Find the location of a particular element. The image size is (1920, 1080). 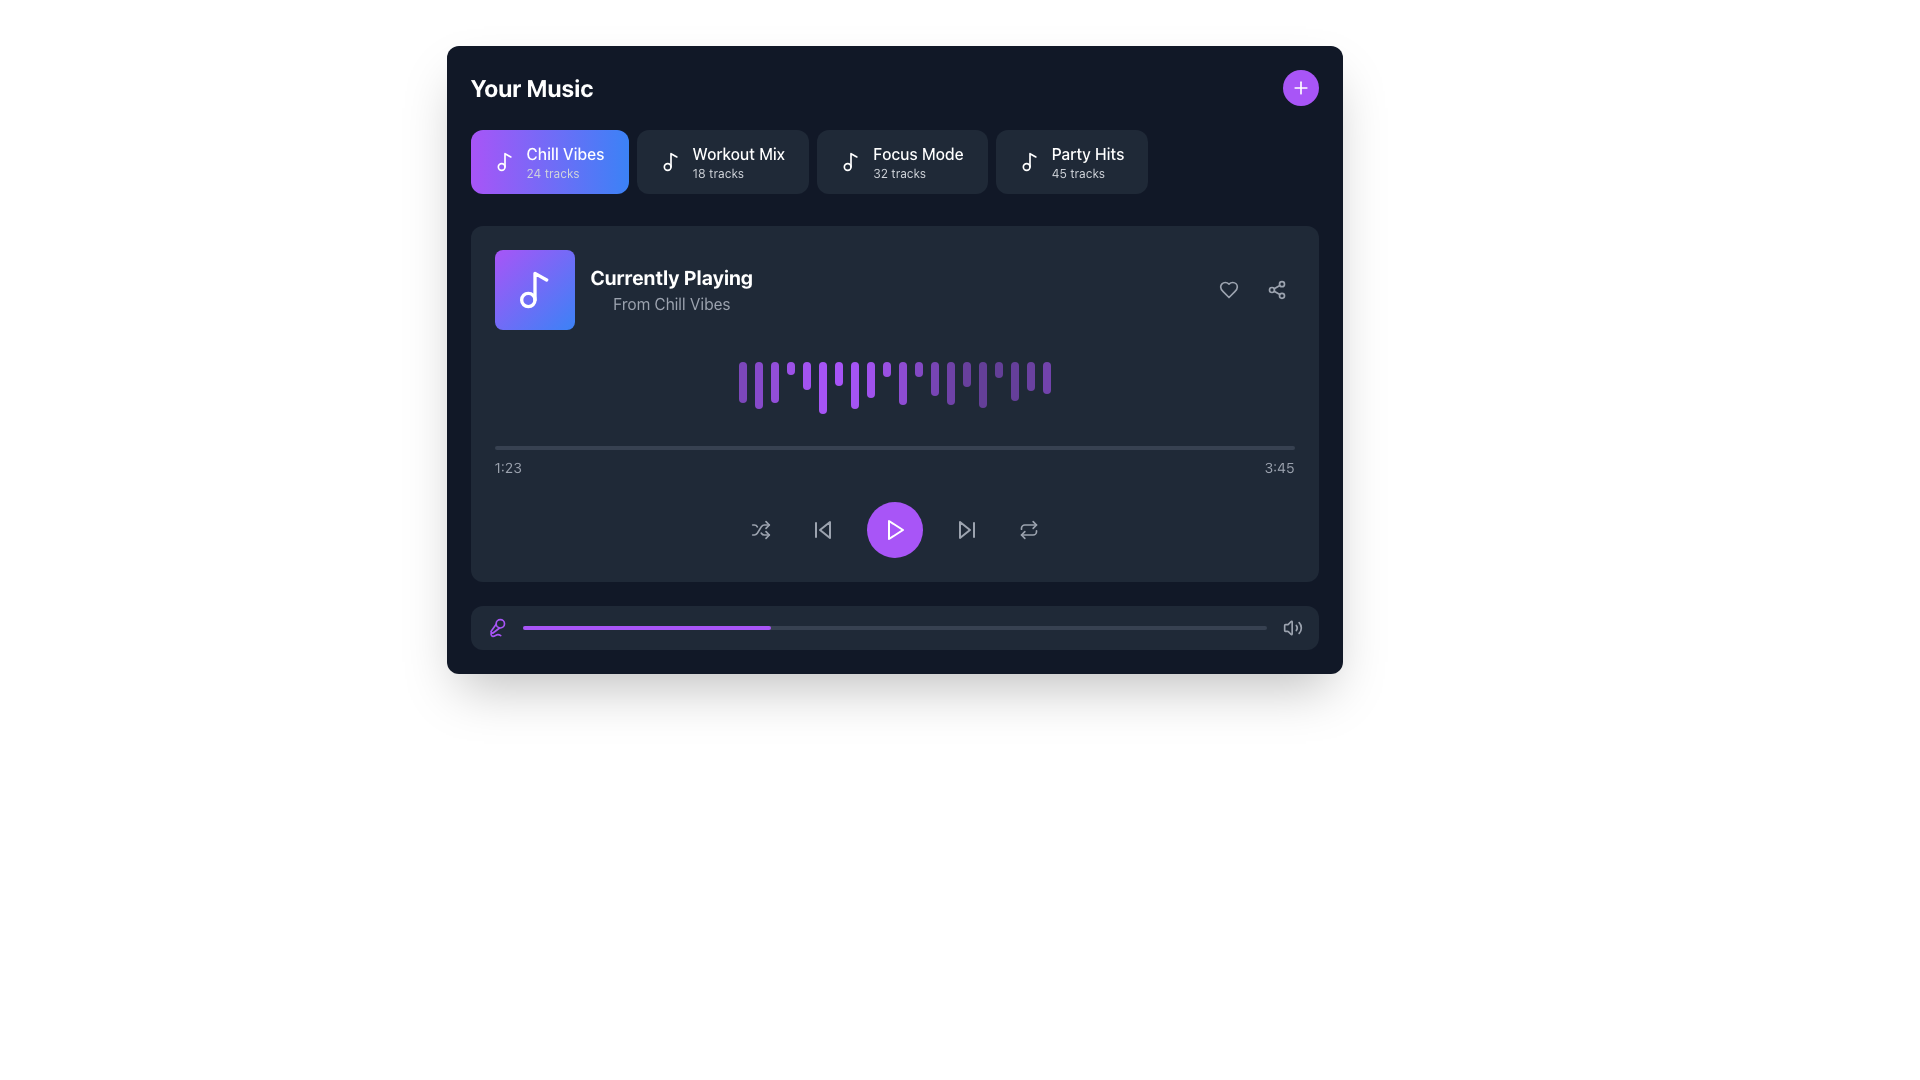

to select or view the 'Chill Vibes' playlist card, which is the first card in the grid of music playlists, located in the 'Your Music' section is located at coordinates (564, 161).